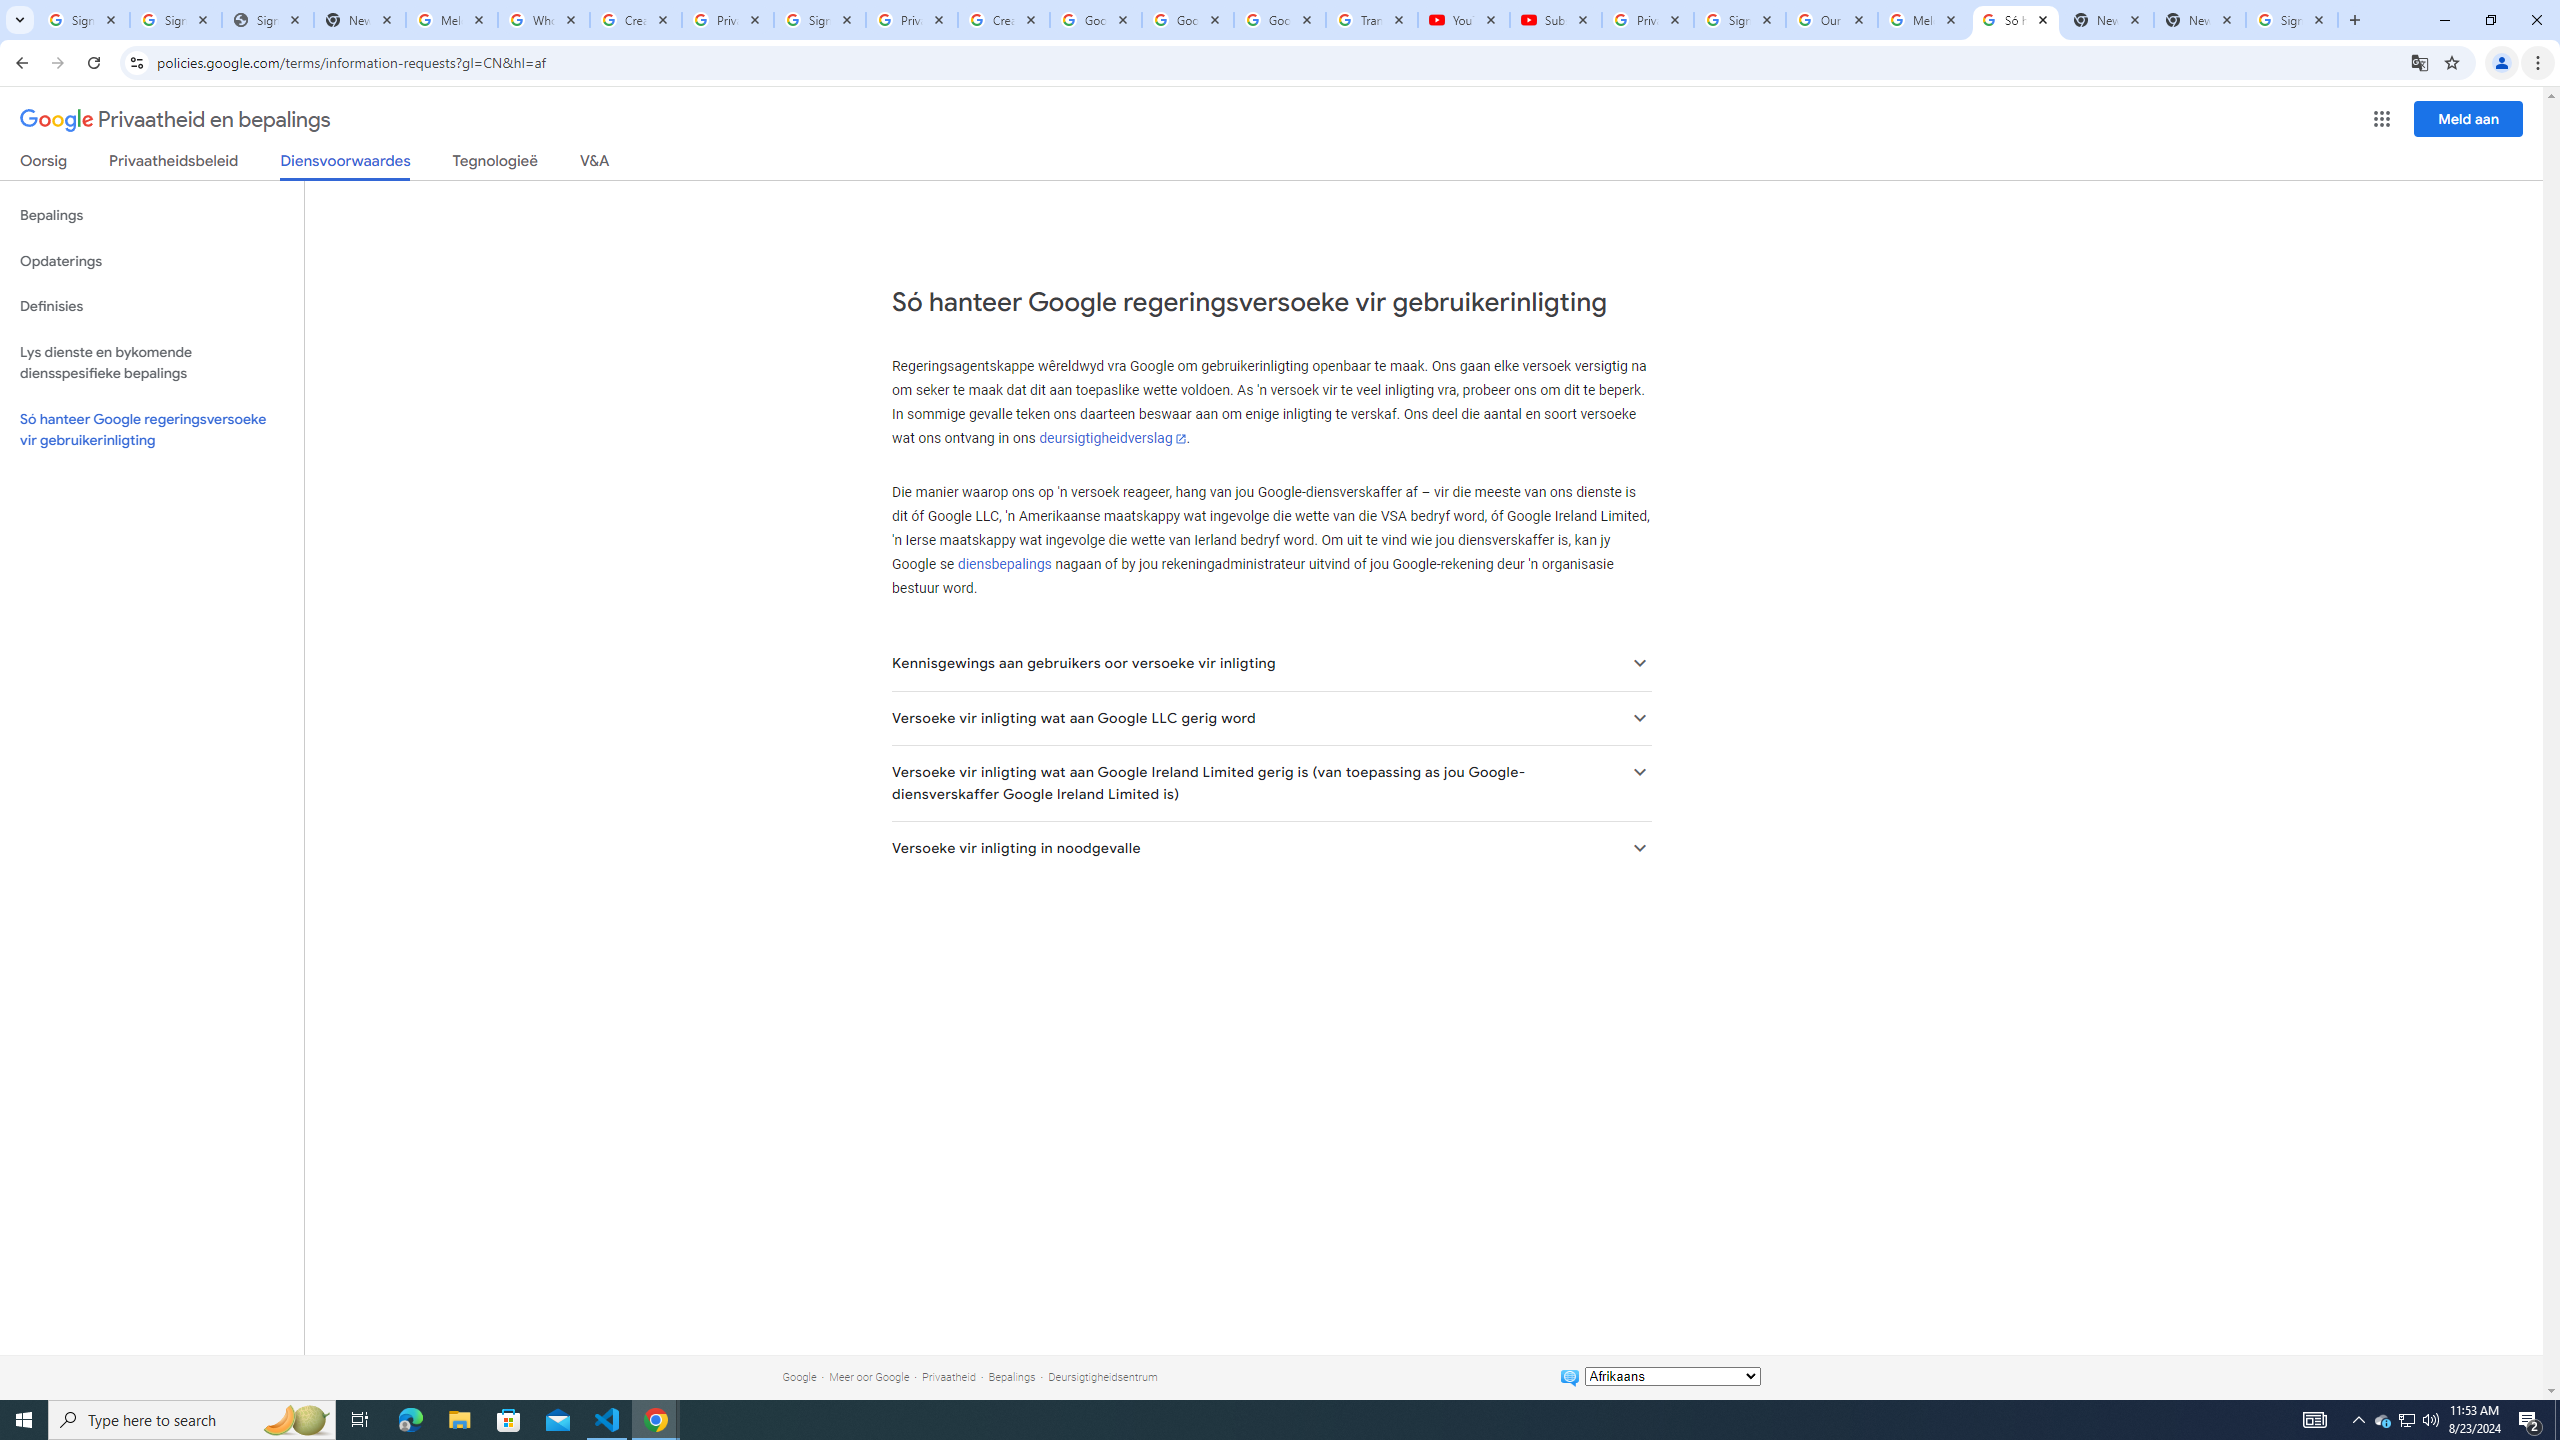 Image resolution: width=2560 pixels, height=1440 pixels. What do you see at coordinates (798, 1376) in the screenshot?
I see `'Google'` at bounding box center [798, 1376].